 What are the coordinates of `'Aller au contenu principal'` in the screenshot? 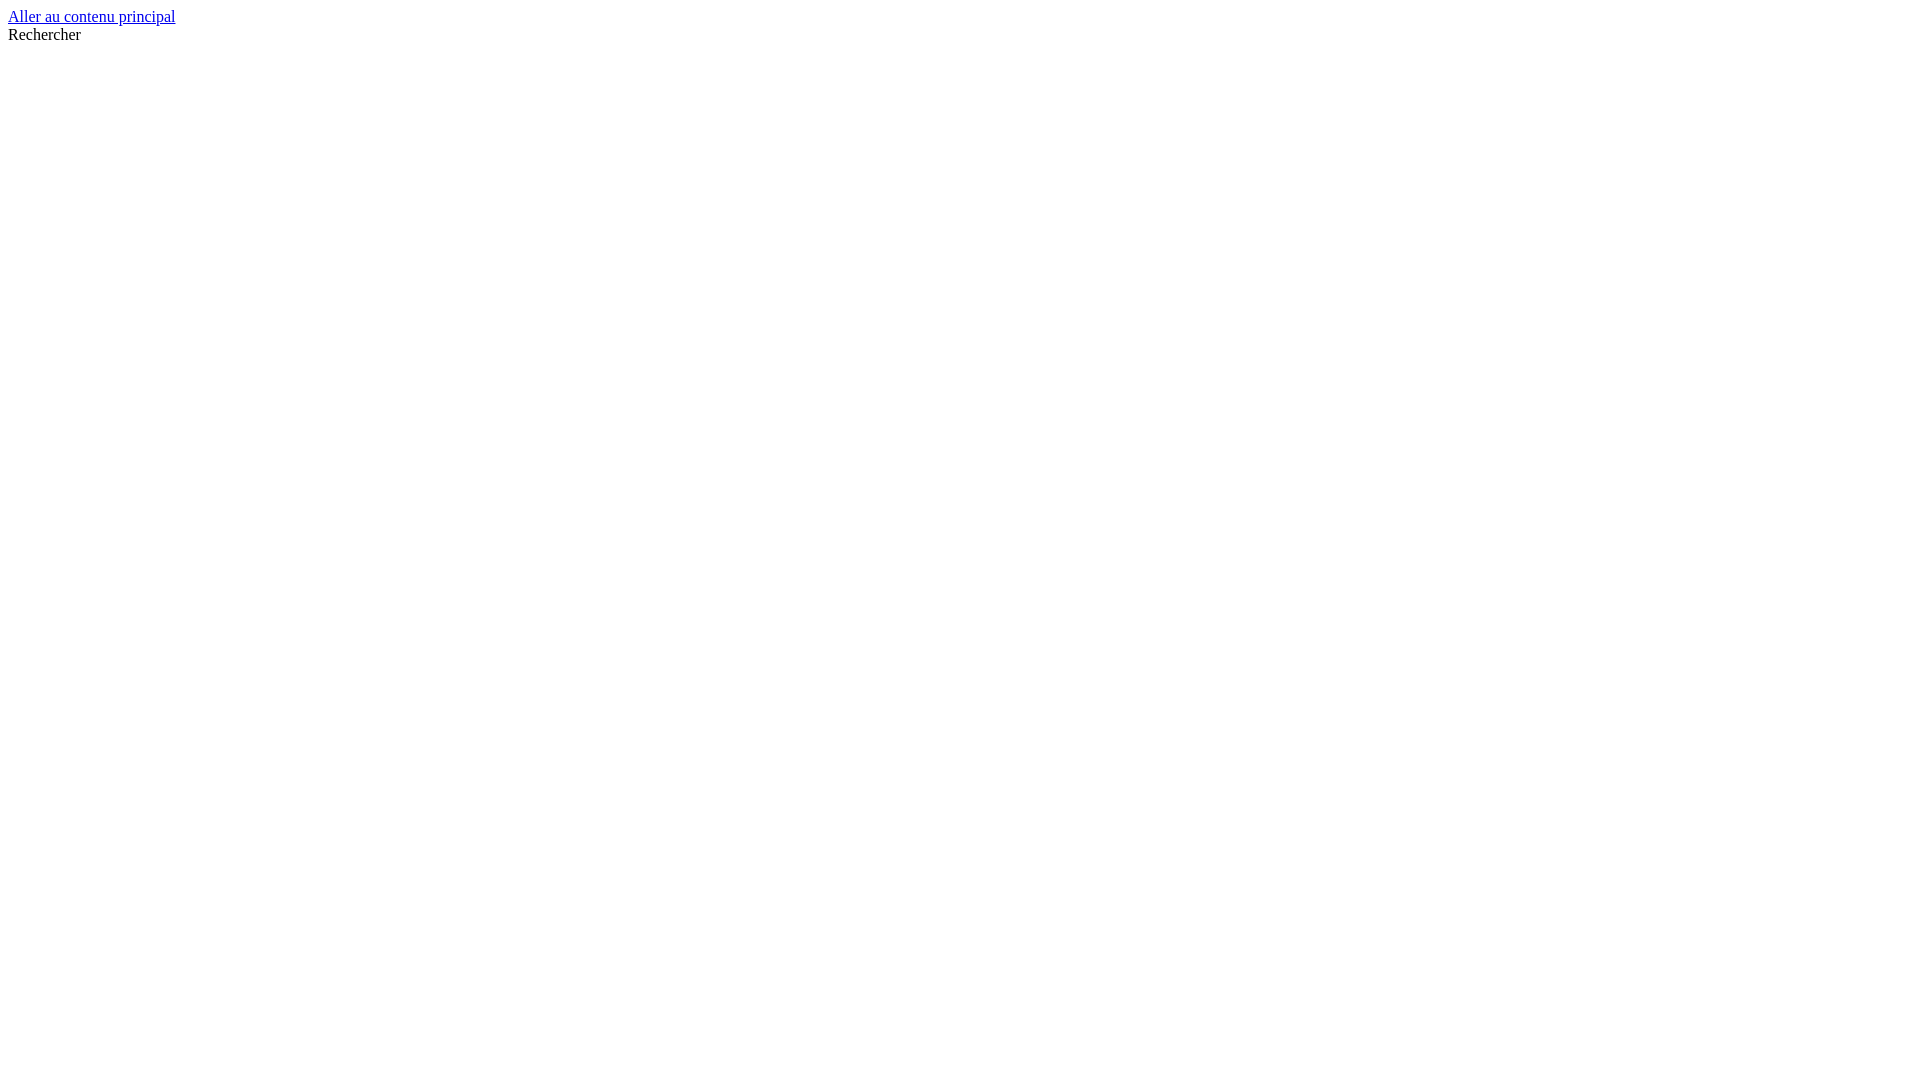 It's located at (90, 16).